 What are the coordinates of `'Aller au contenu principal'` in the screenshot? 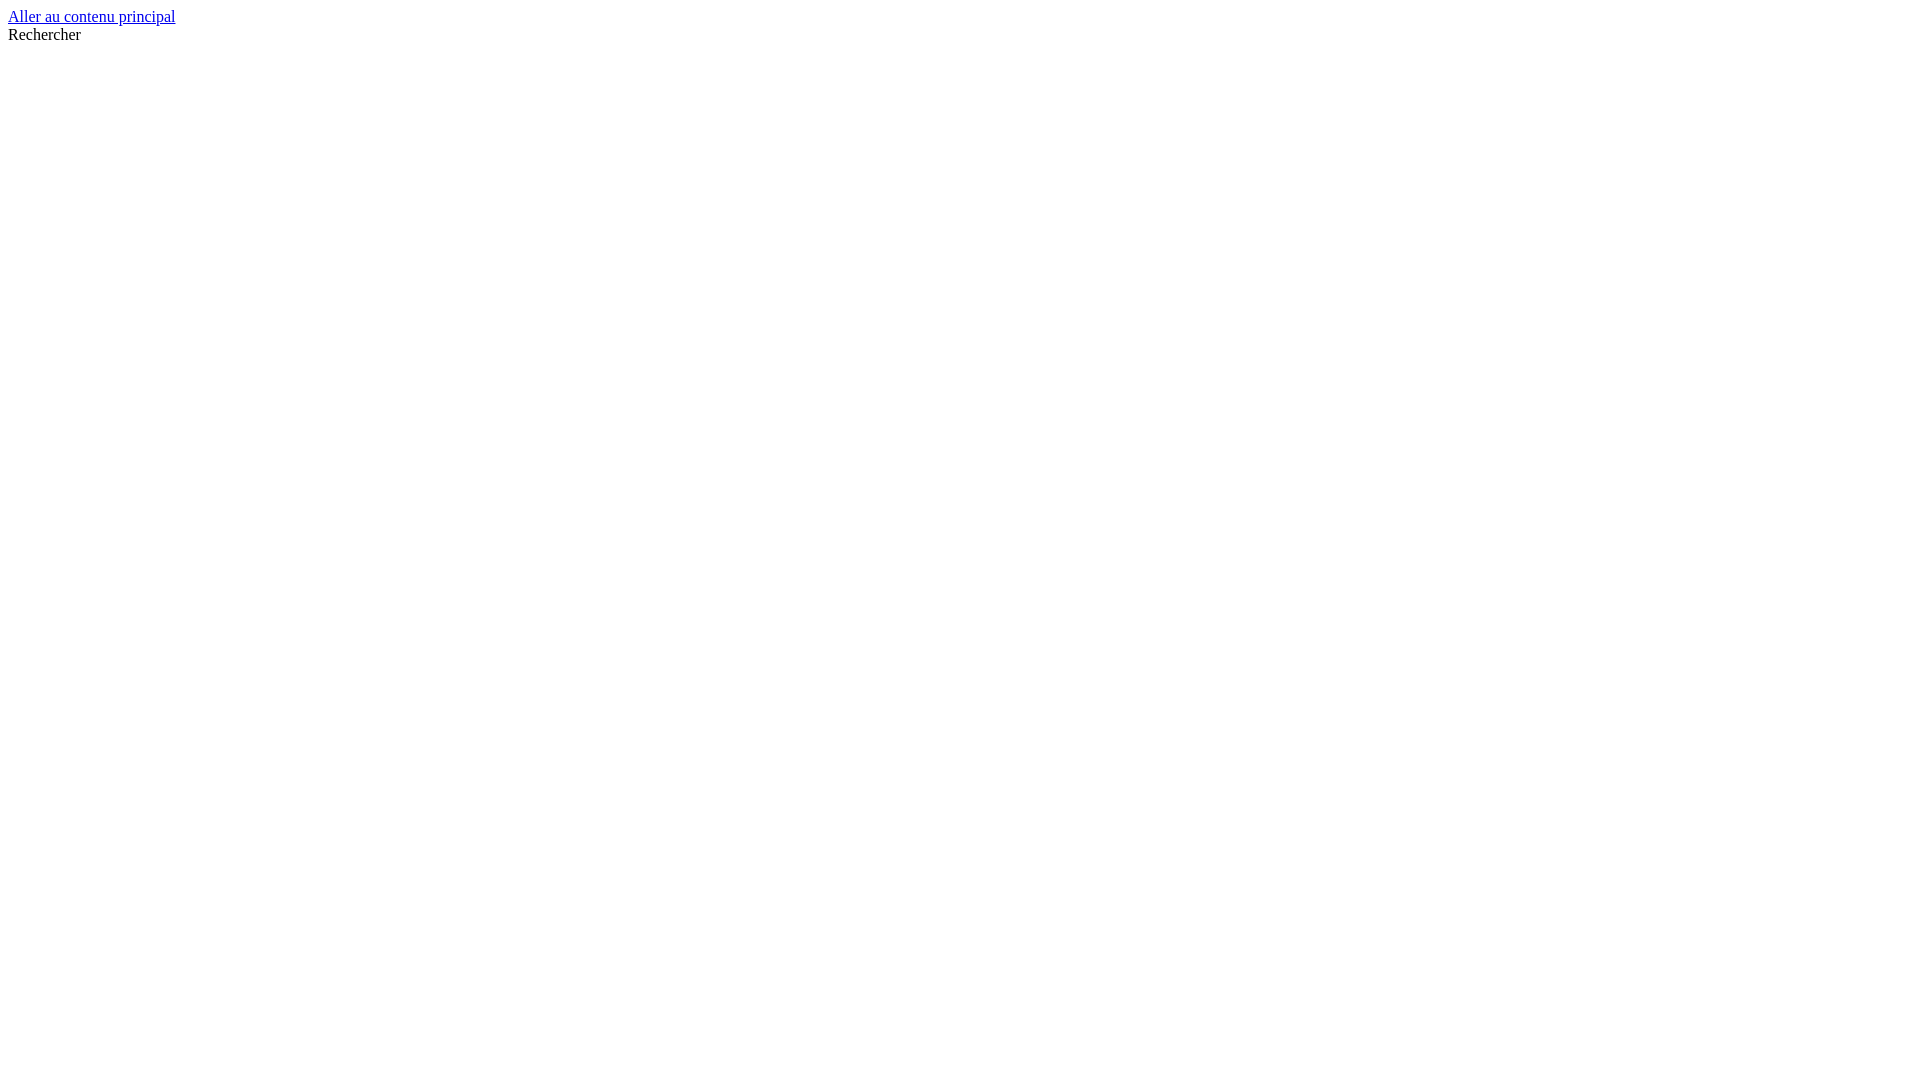 It's located at (90, 16).